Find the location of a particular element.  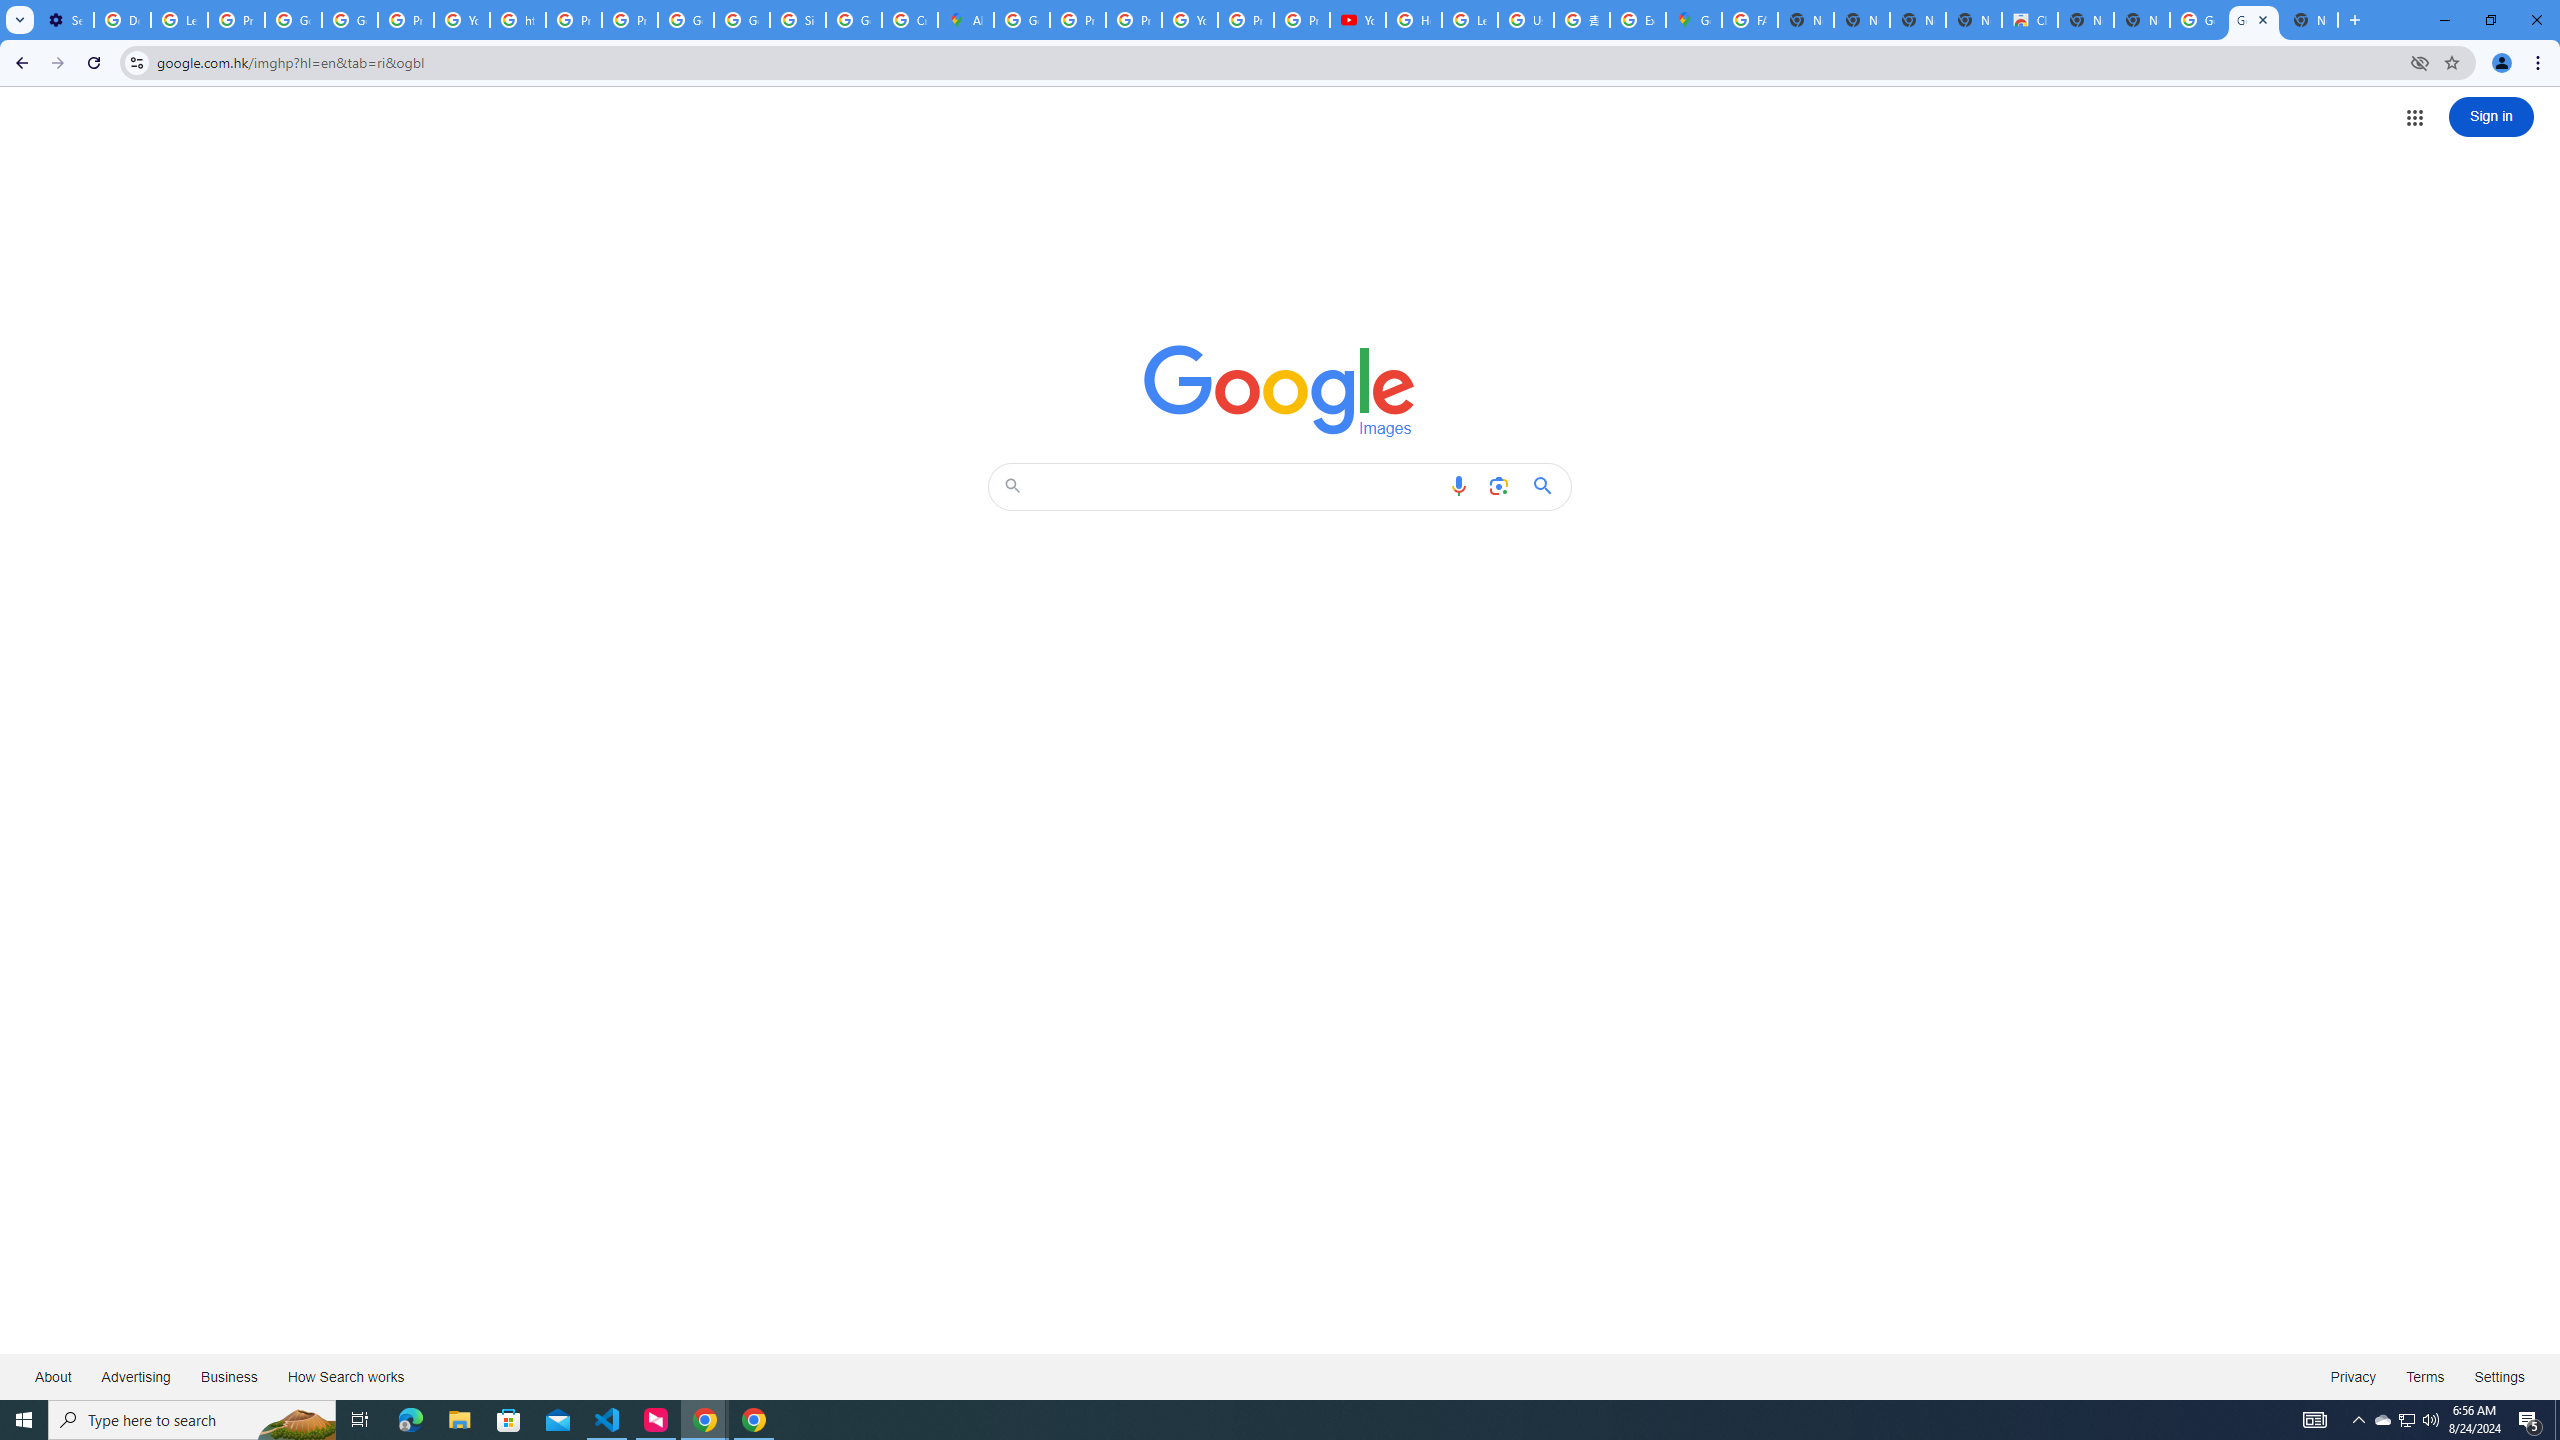

'Google Images' is located at coordinates (2254, 19).